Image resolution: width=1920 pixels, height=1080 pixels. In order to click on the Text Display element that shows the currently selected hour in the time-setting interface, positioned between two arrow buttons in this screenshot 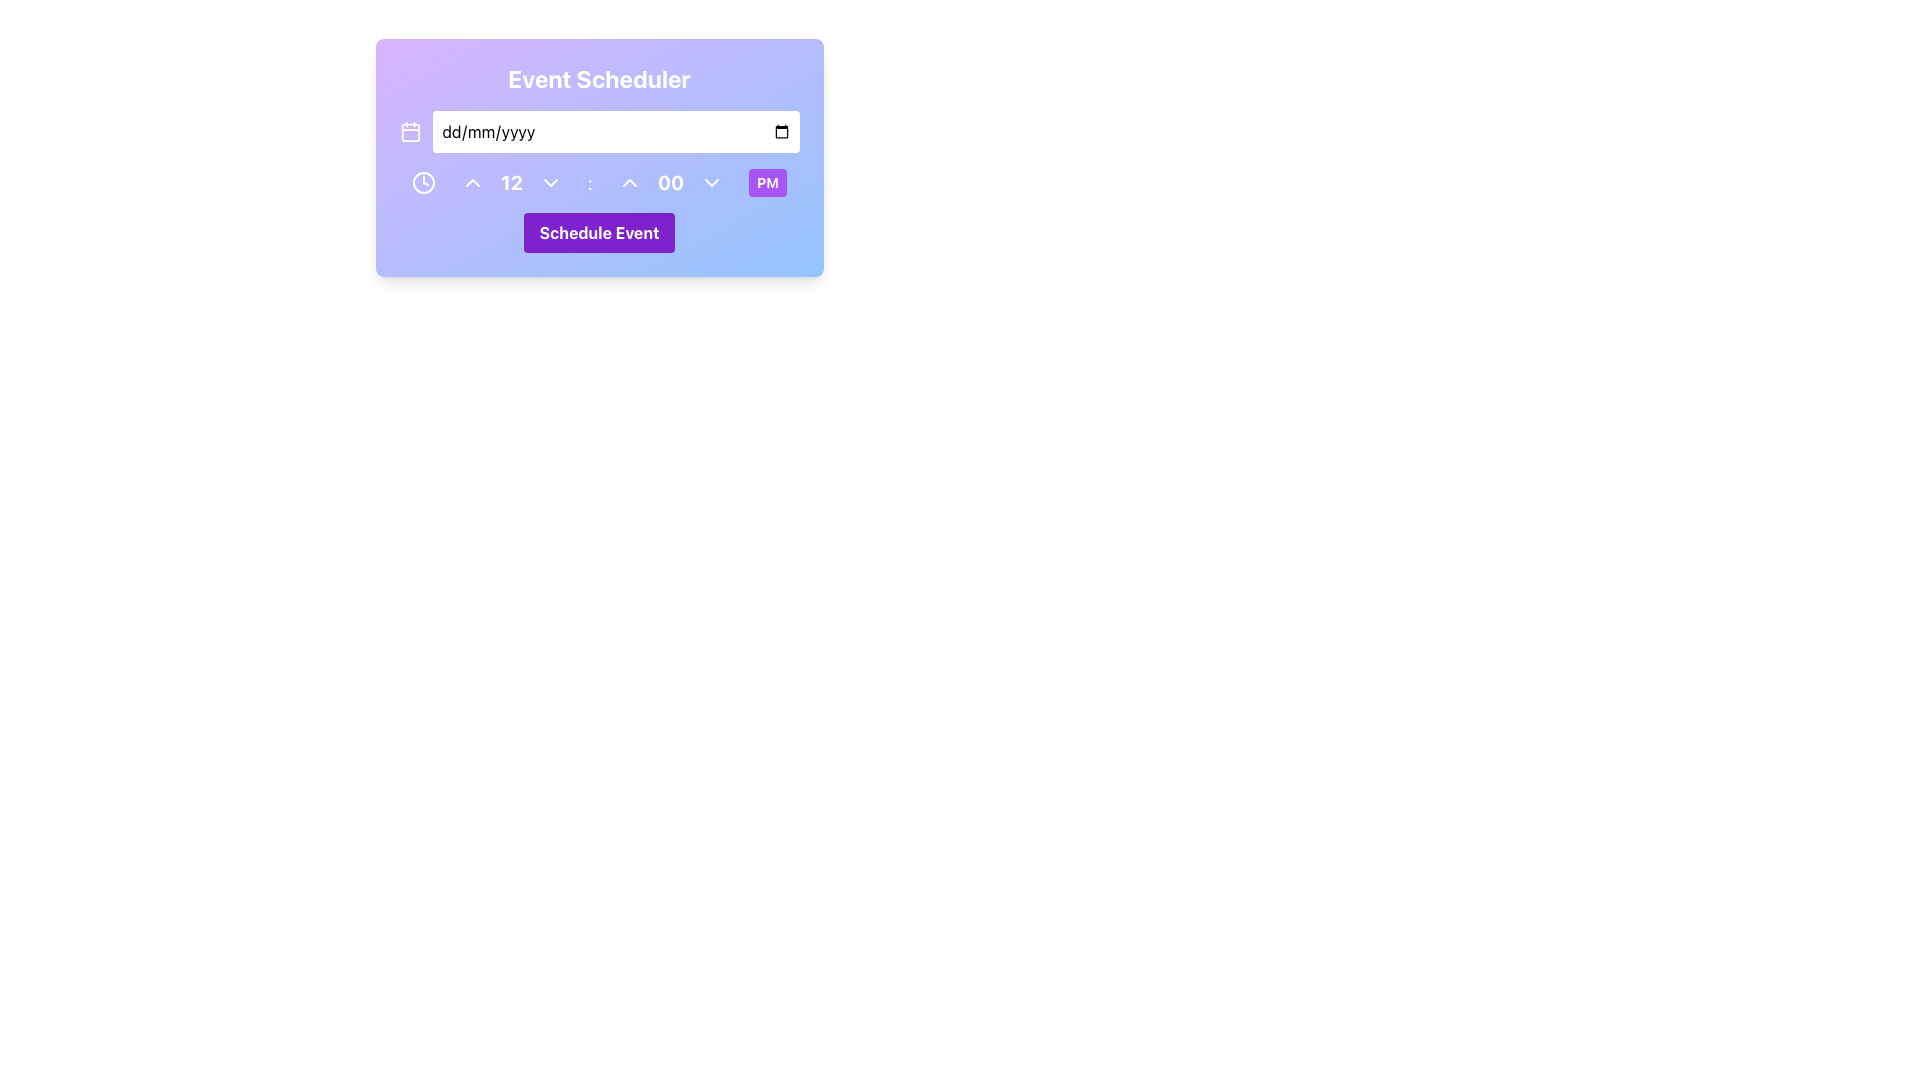, I will do `click(511, 182)`.